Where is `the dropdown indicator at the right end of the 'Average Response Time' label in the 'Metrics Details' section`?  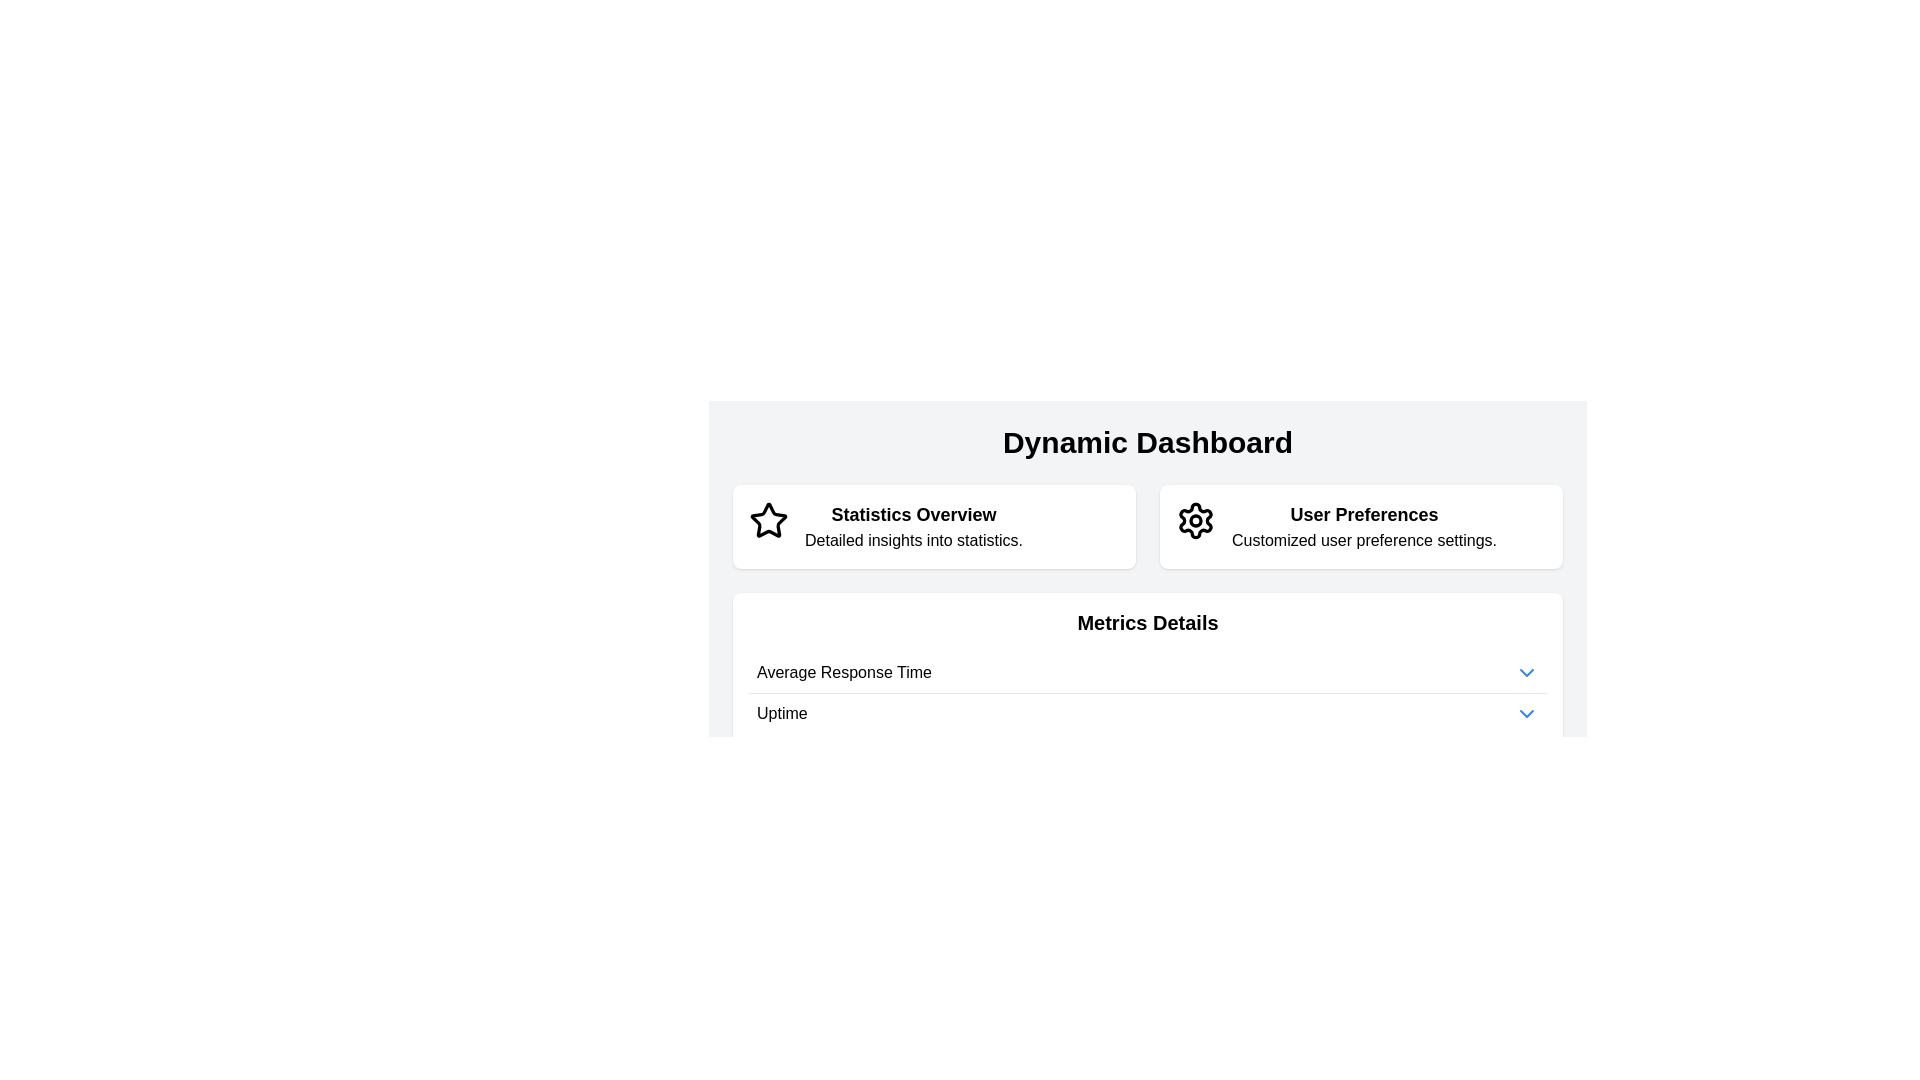 the dropdown indicator at the right end of the 'Average Response Time' label in the 'Metrics Details' section is located at coordinates (1525, 672).